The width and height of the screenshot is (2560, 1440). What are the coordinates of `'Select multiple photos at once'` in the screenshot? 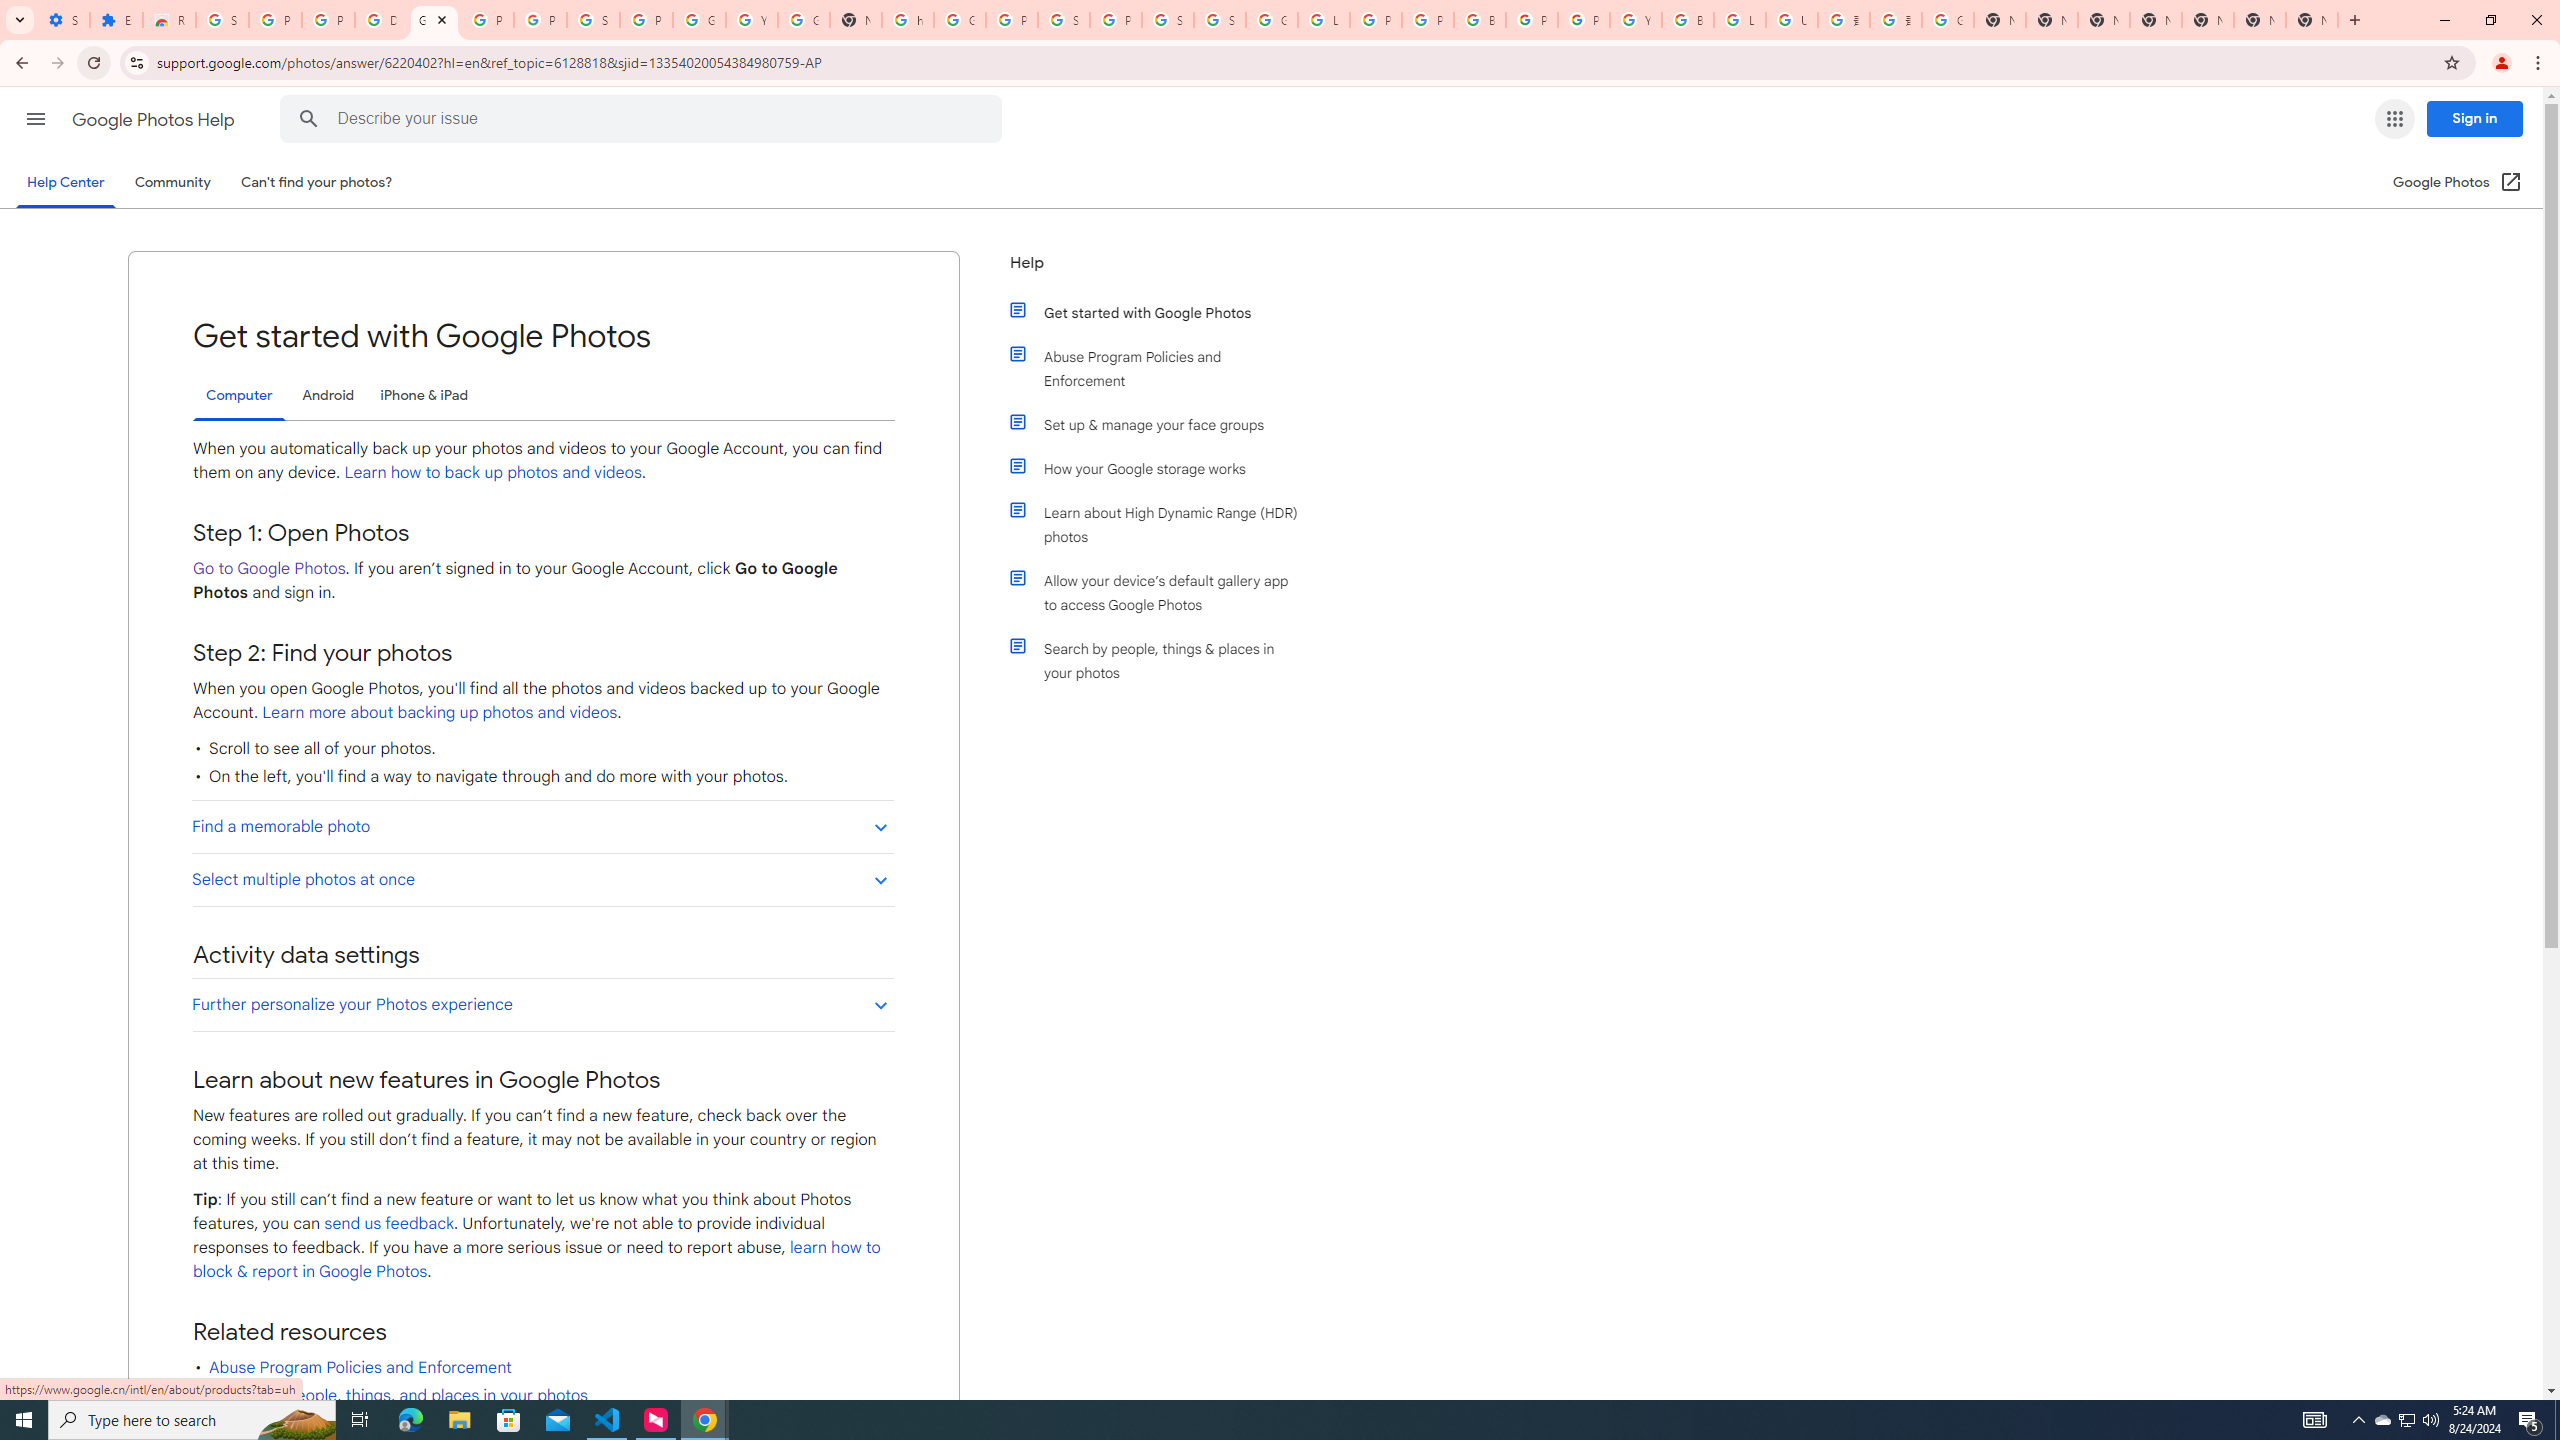 It's located at (542, 878).